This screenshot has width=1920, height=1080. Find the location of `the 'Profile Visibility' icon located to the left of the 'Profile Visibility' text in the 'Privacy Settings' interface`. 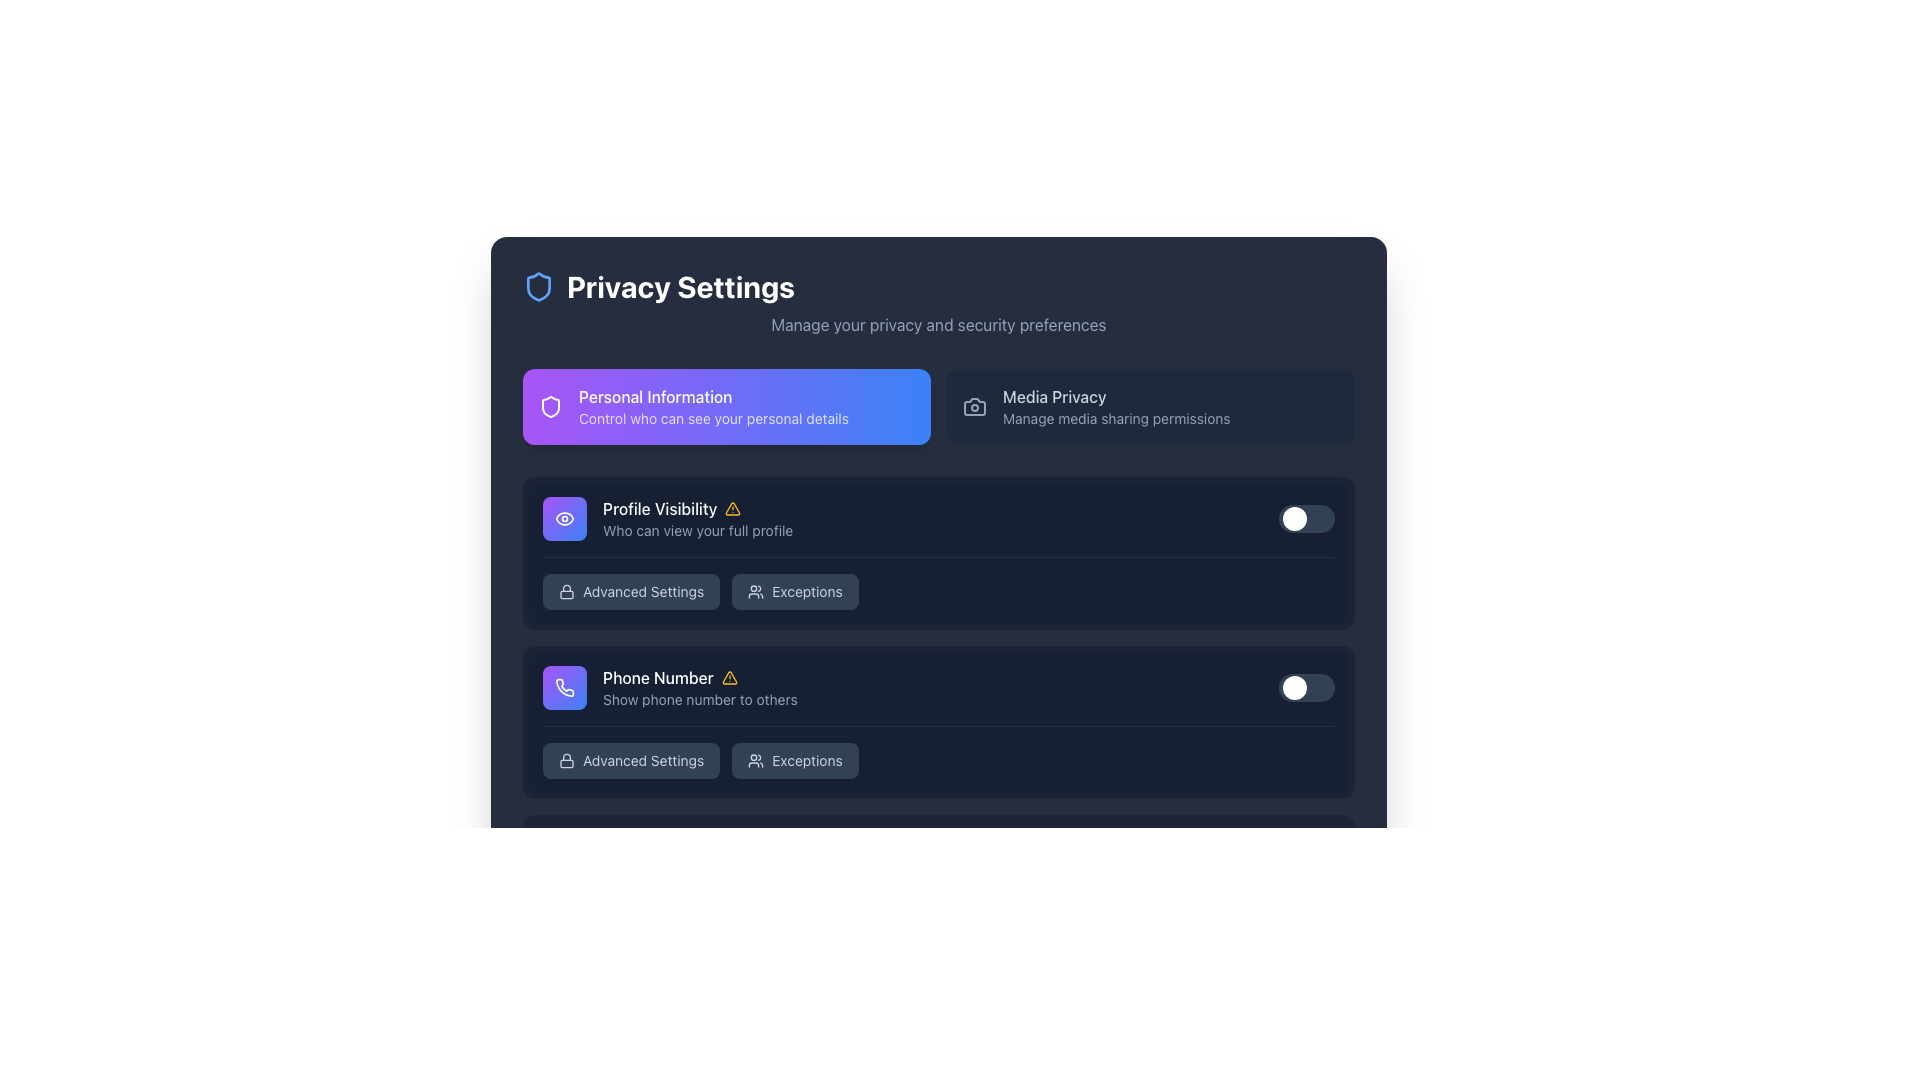

the 'Profile Visibility' icon located to the left of the 'Profile Visibility' text in the 'Privacy Settings' interface is located at coordinates (564, 518).